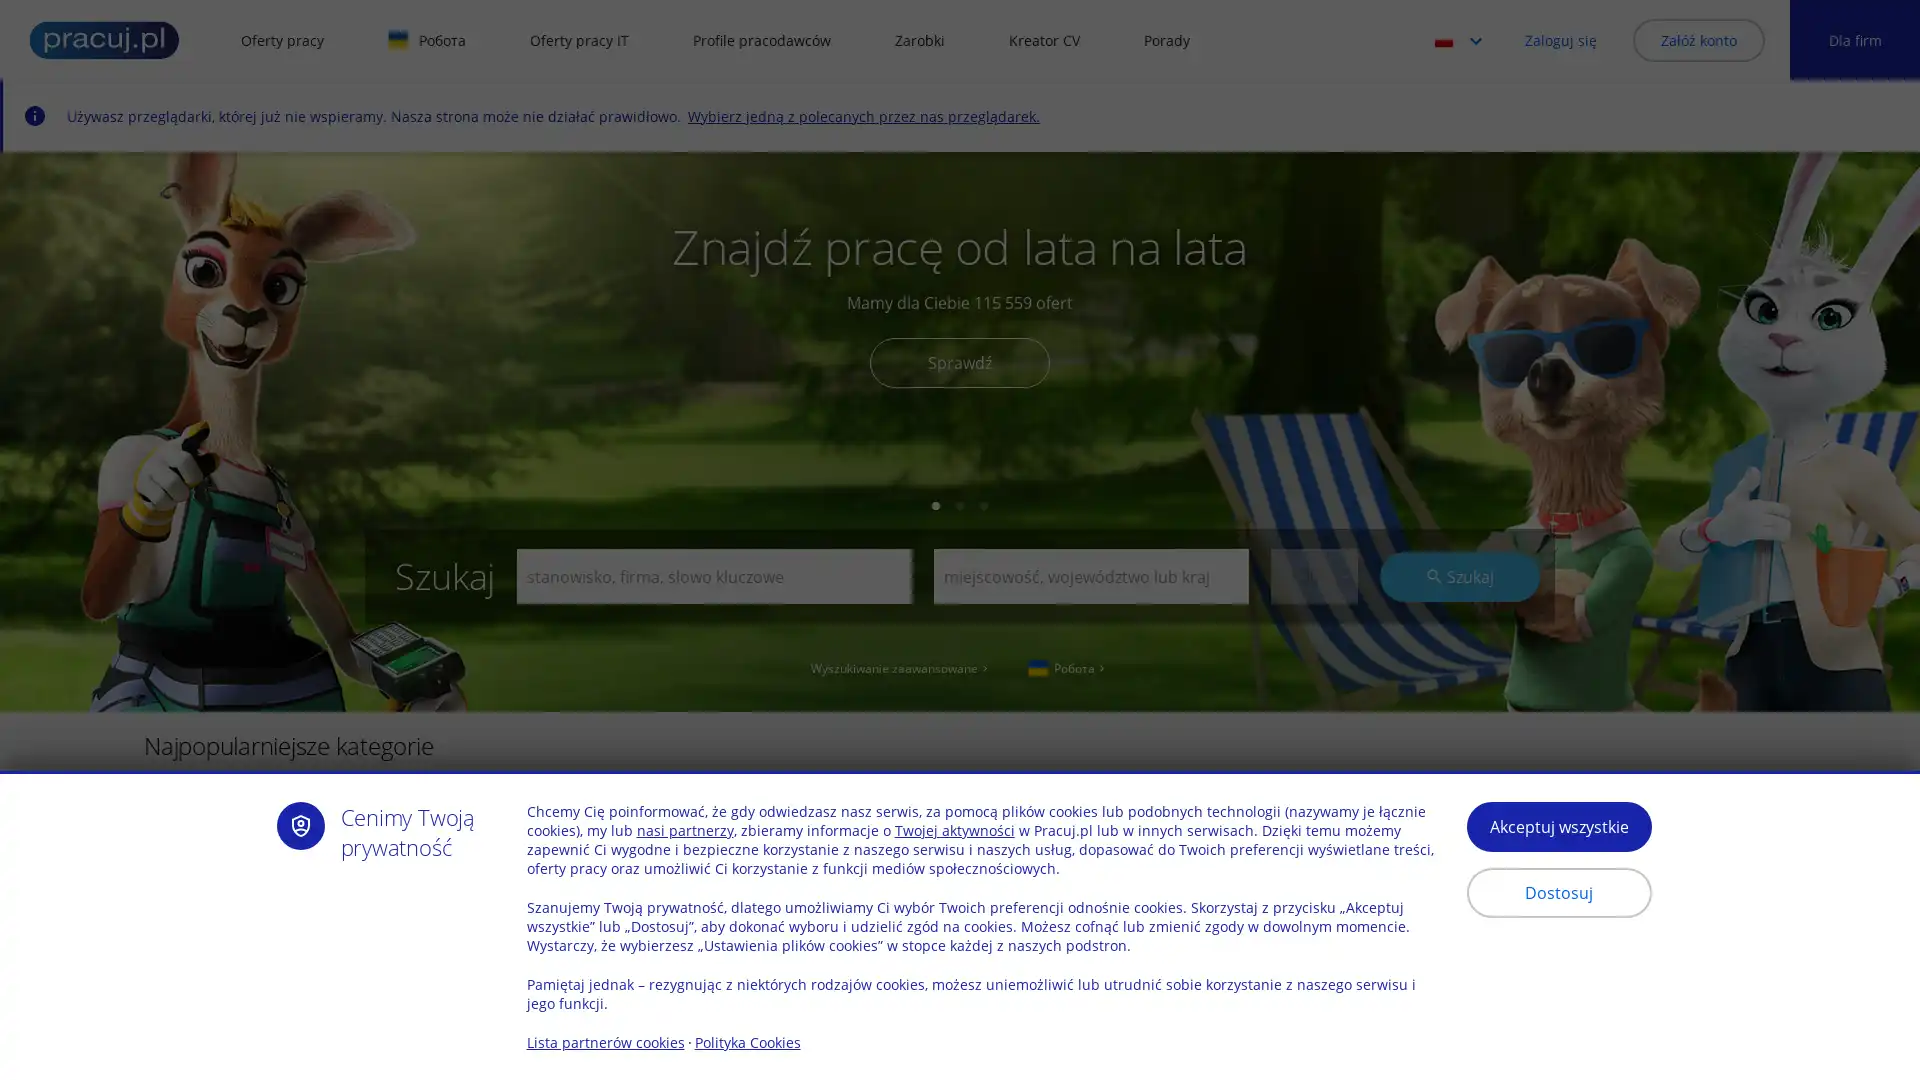 The height and width of the screenshot is (1080, 1920). Describe the element at coordinates (1313, 829) in the screenshot. I see `+ 35 km` at that location.